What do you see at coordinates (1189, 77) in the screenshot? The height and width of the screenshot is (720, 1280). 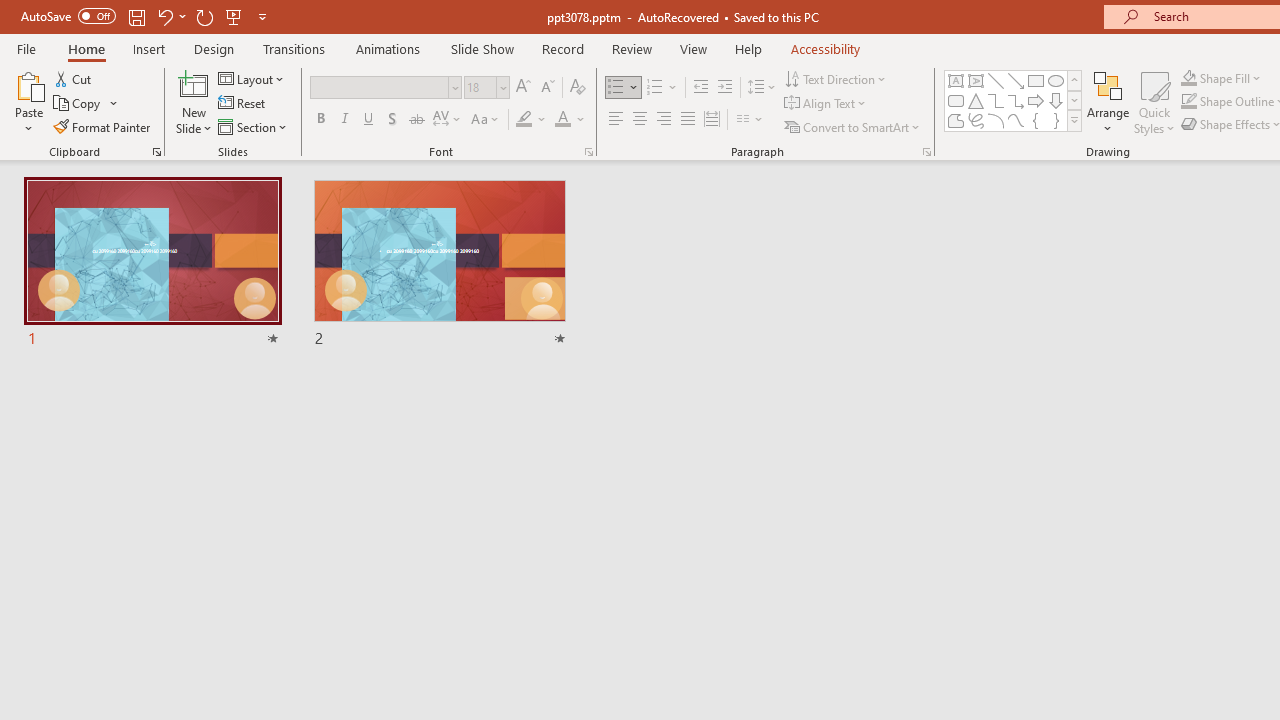 I see `'Shape Fill Dark Green, Accent 2'` at bounding box center [1189, 77].